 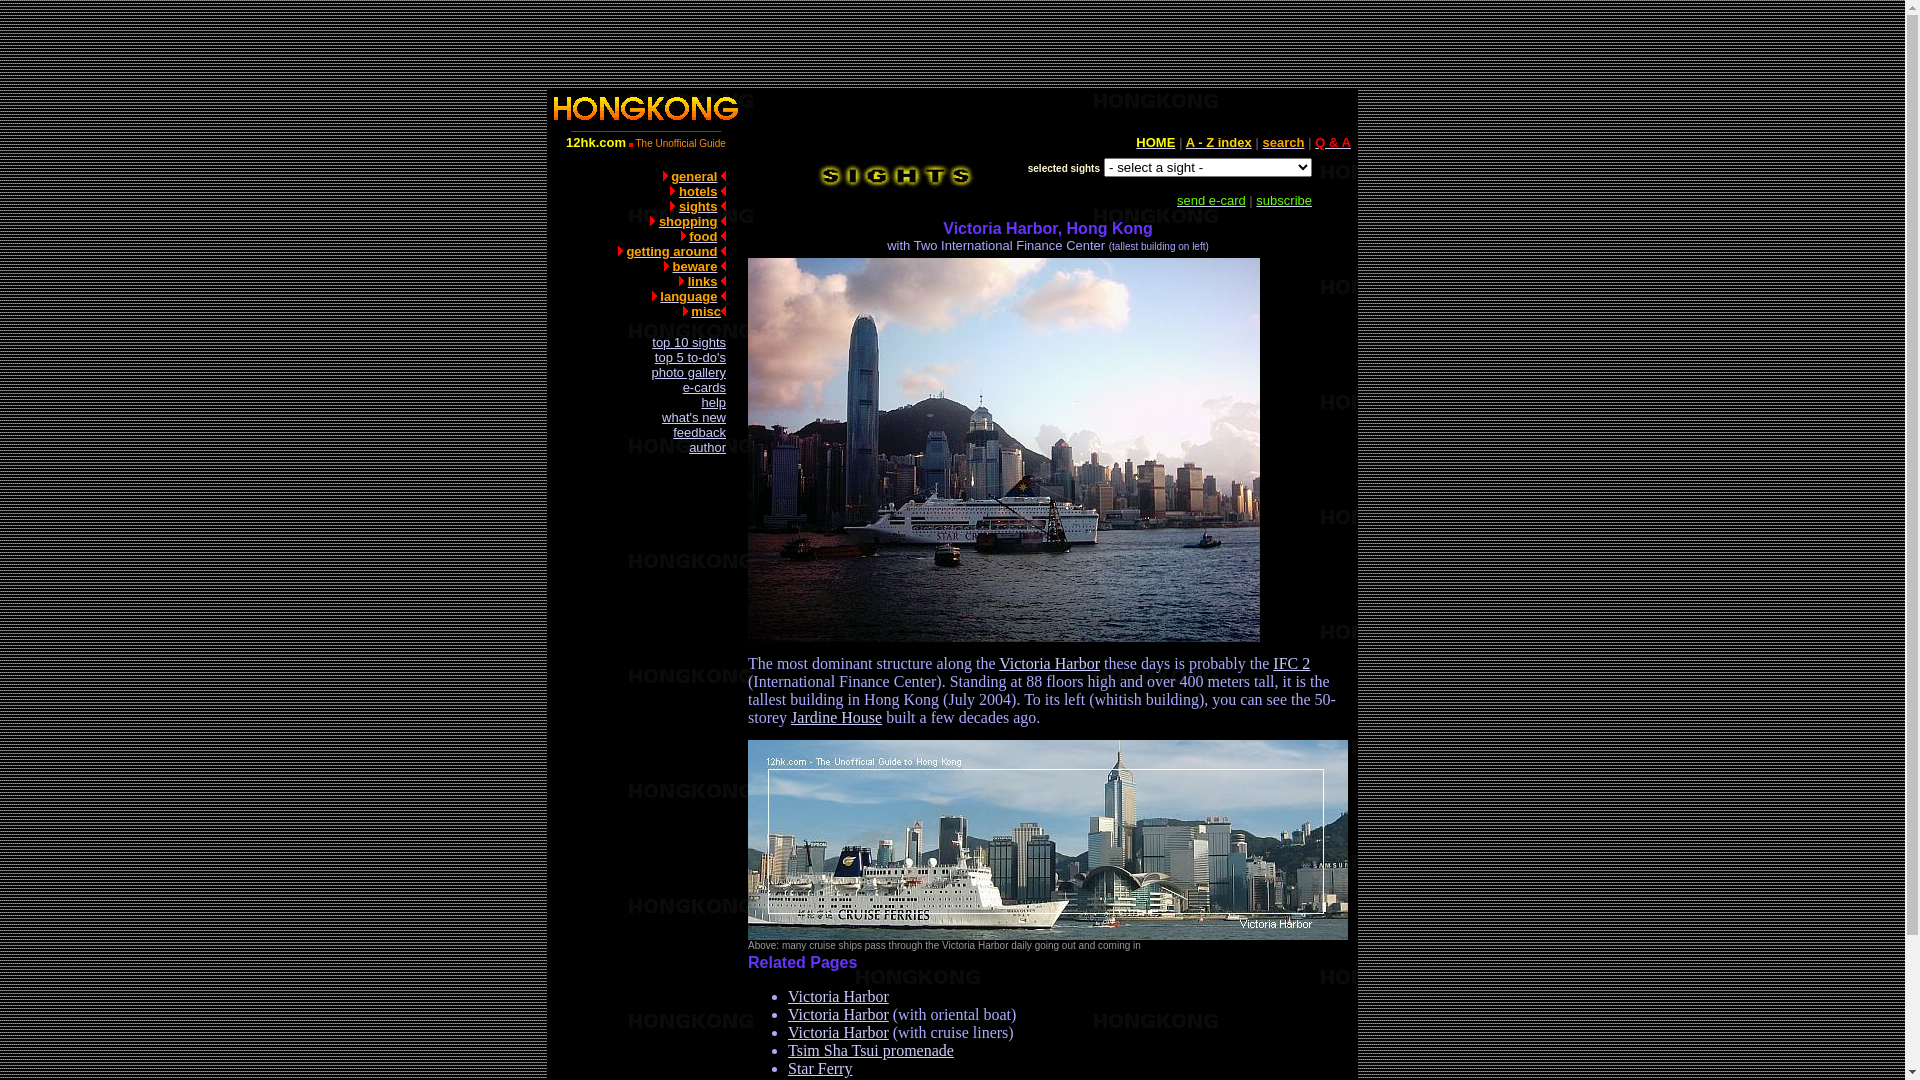 What do you see at coordinates (1333, 141) in the screenshot?
I see `'Q & A'` at bounding box center [1333, 141].